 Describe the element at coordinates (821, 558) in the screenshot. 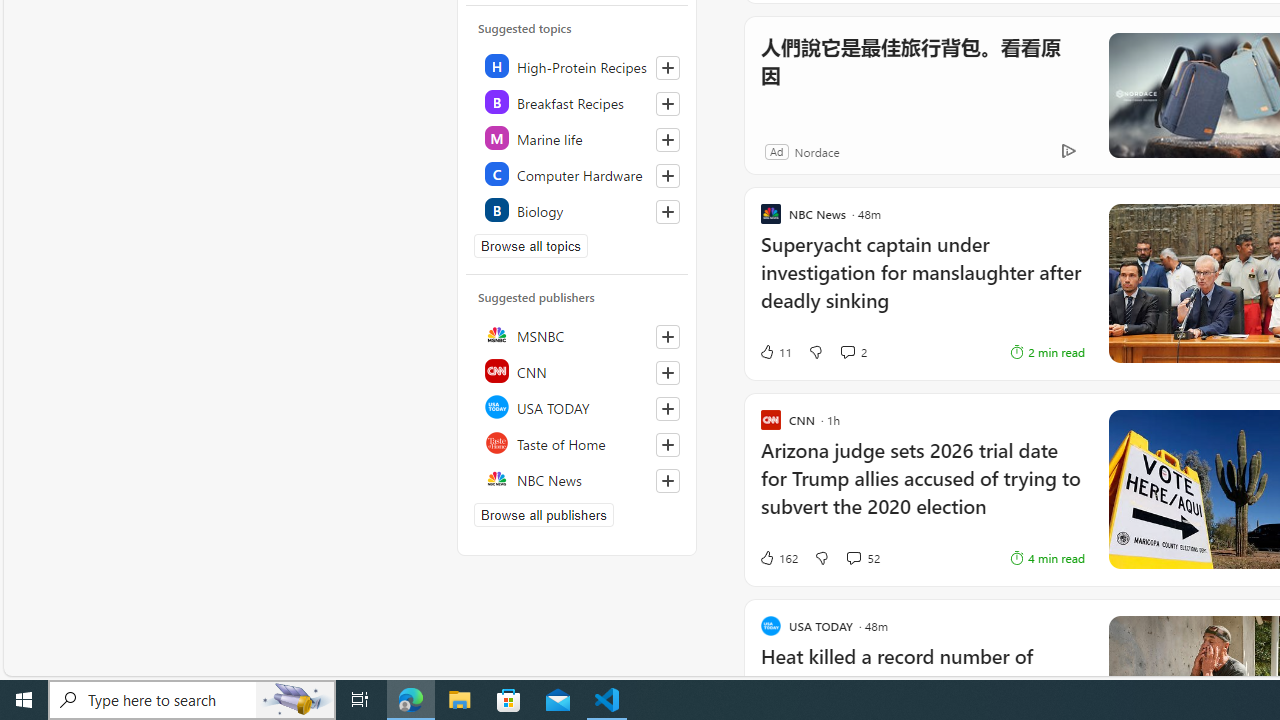

I see `'Dislike'` at that location.